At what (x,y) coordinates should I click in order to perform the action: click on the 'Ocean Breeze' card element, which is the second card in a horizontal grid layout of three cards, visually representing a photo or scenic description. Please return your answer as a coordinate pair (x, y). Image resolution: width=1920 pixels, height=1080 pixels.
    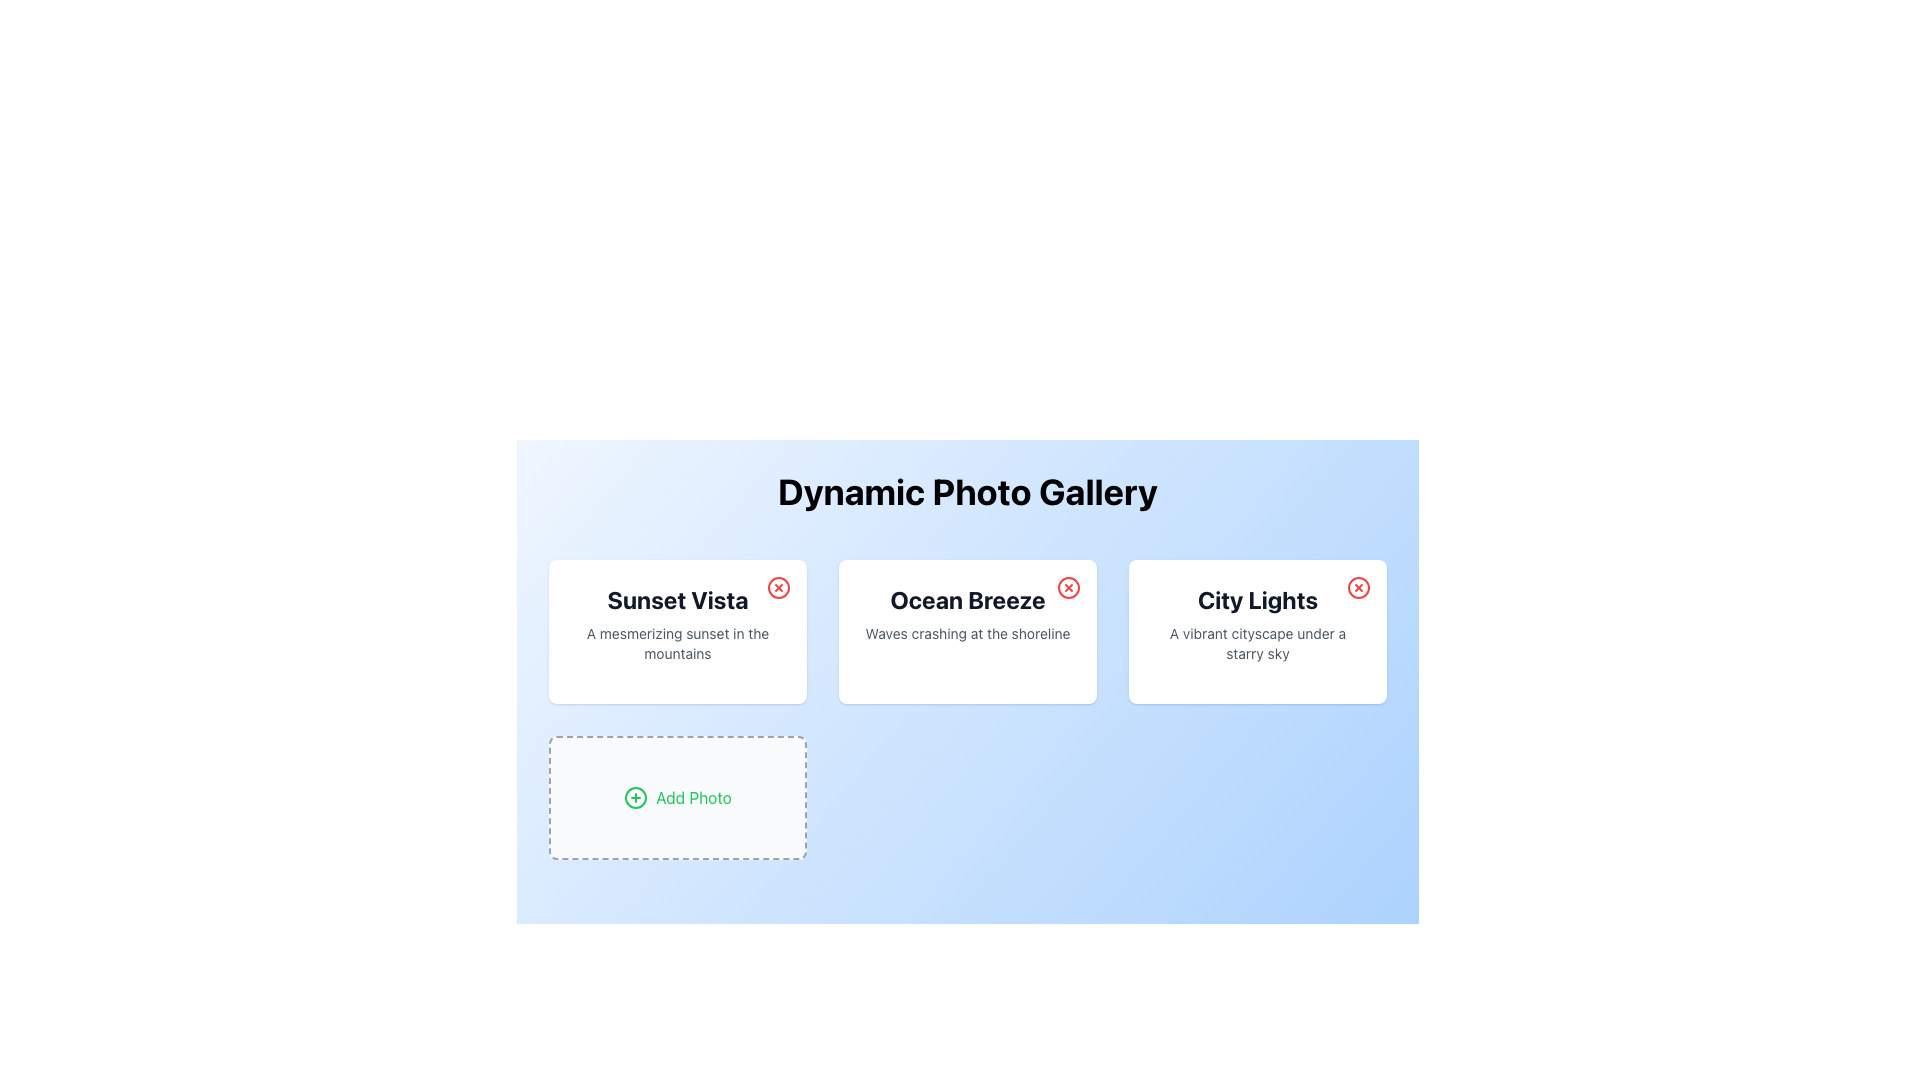
    Looking at the image, I should click on (968, 632).